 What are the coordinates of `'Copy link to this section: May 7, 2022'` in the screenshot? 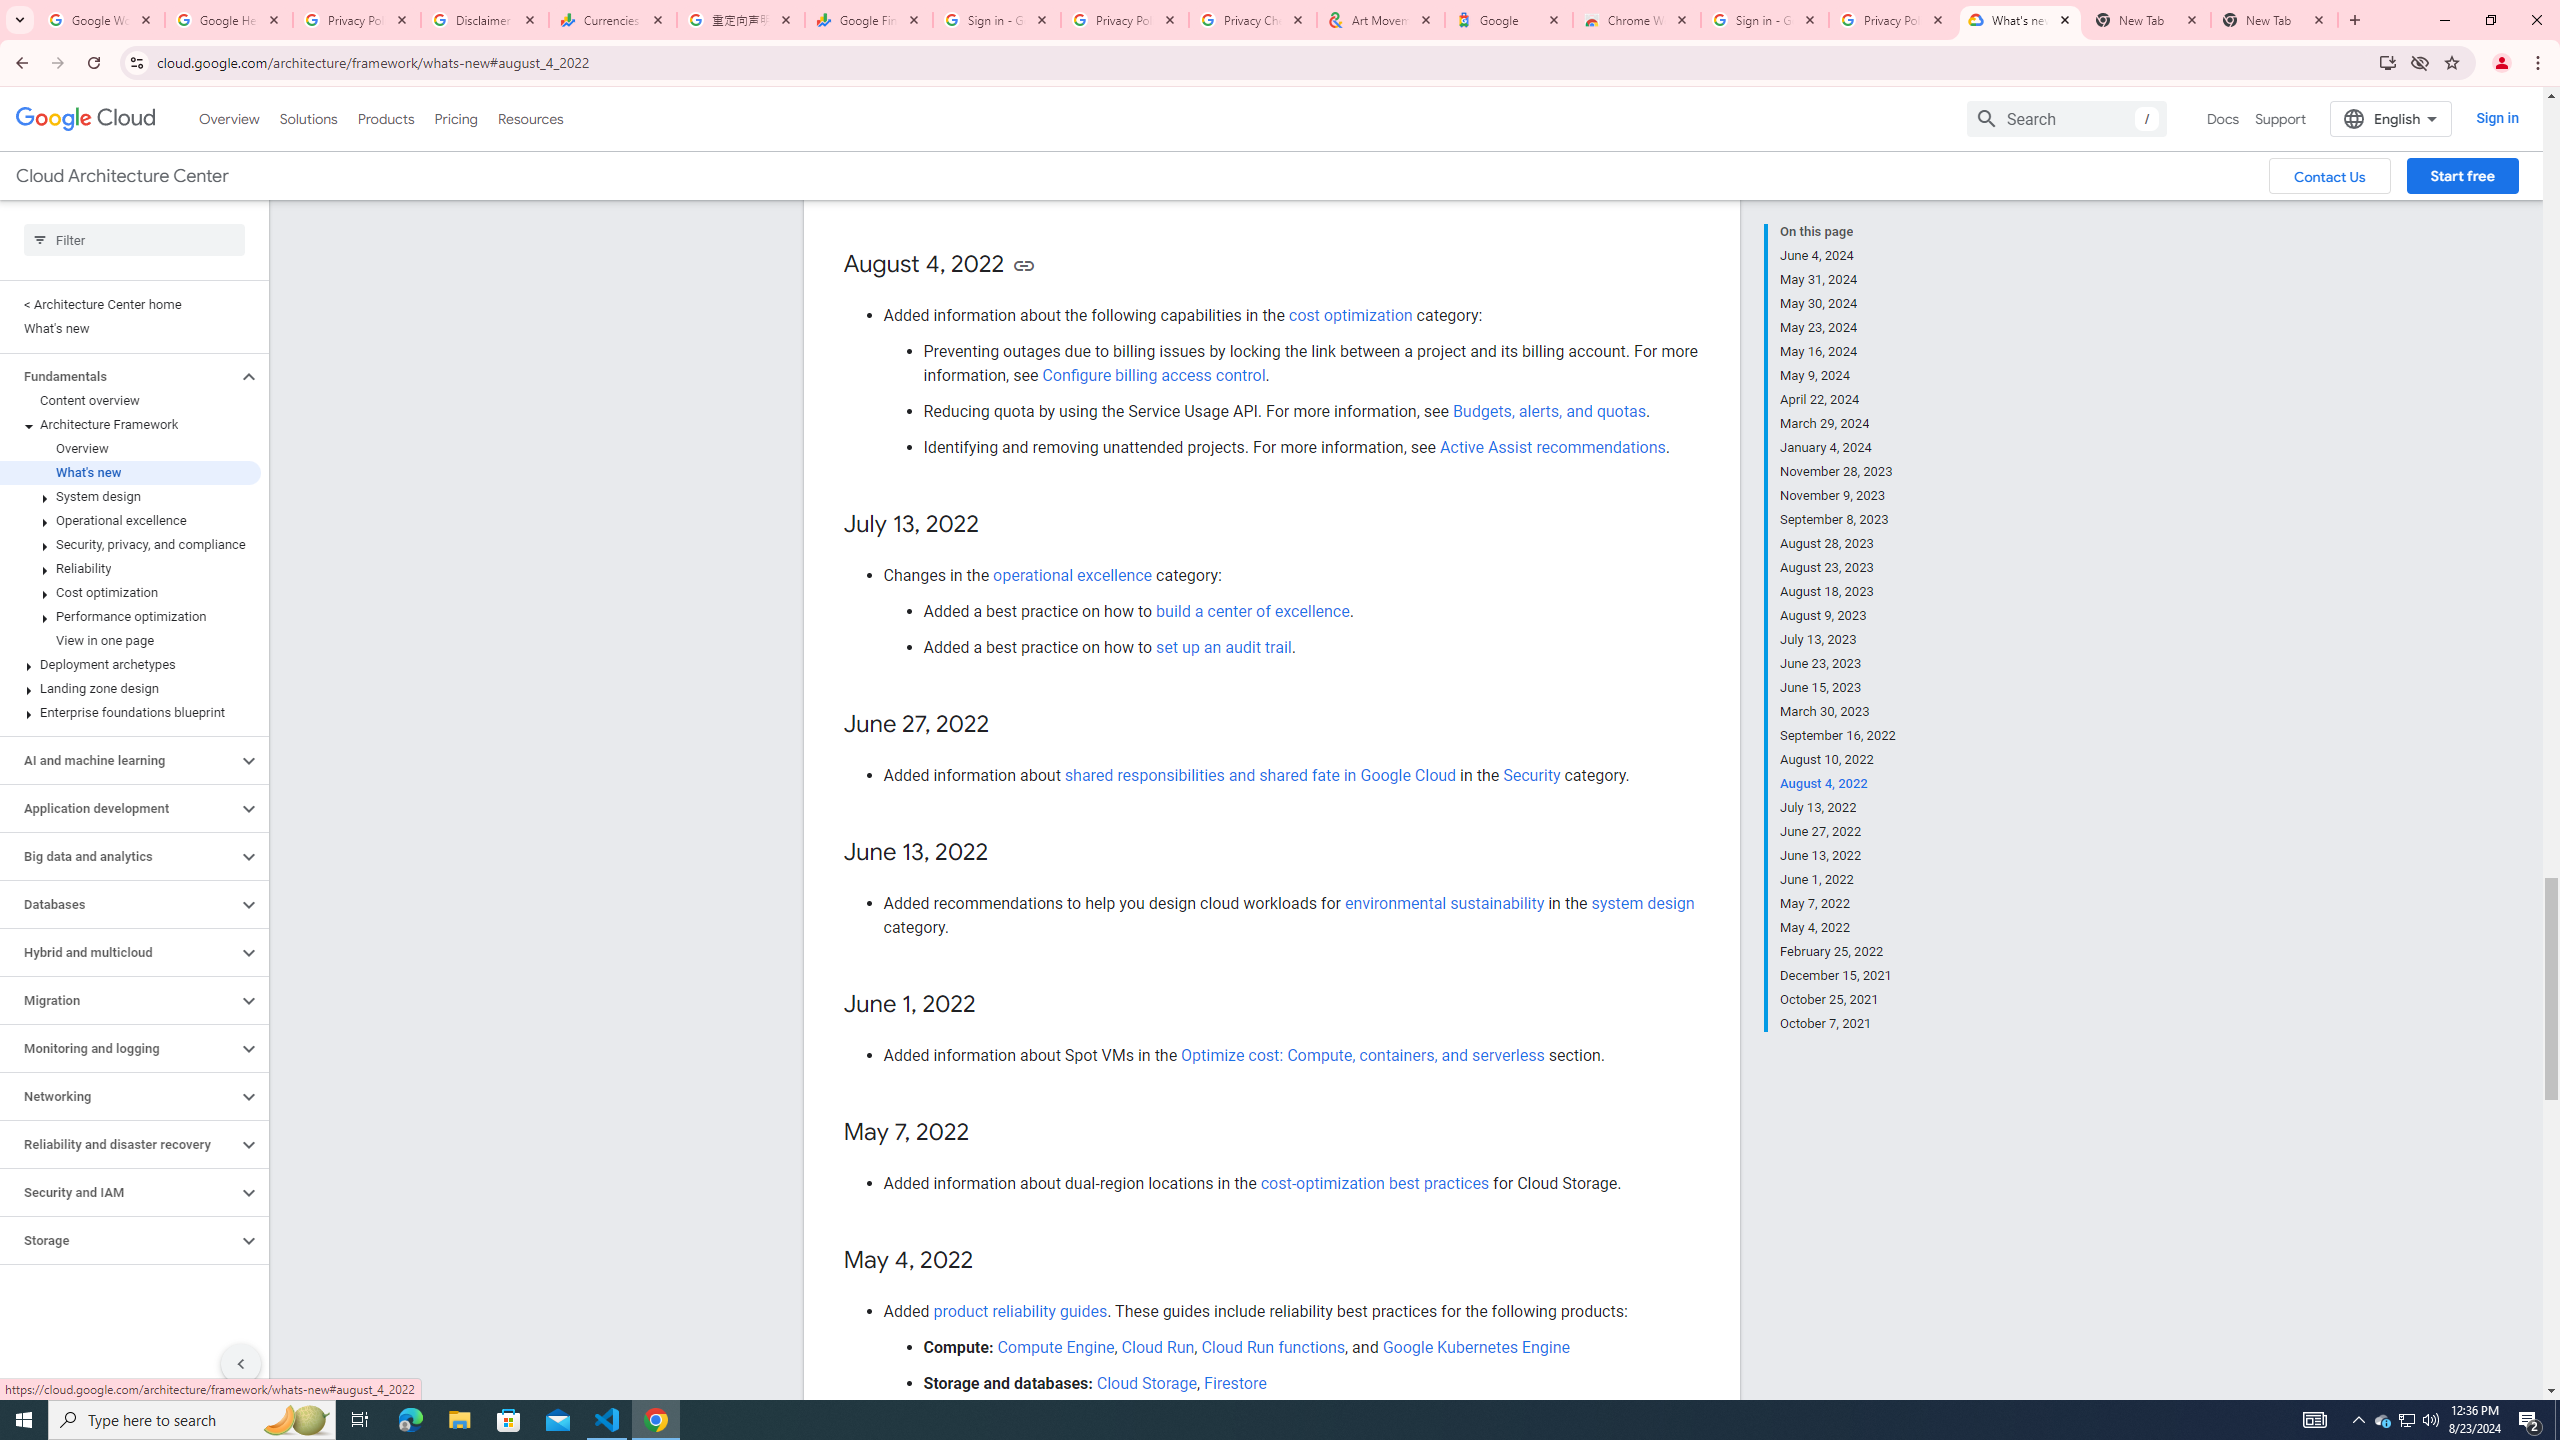 It's located at (990, 1133).